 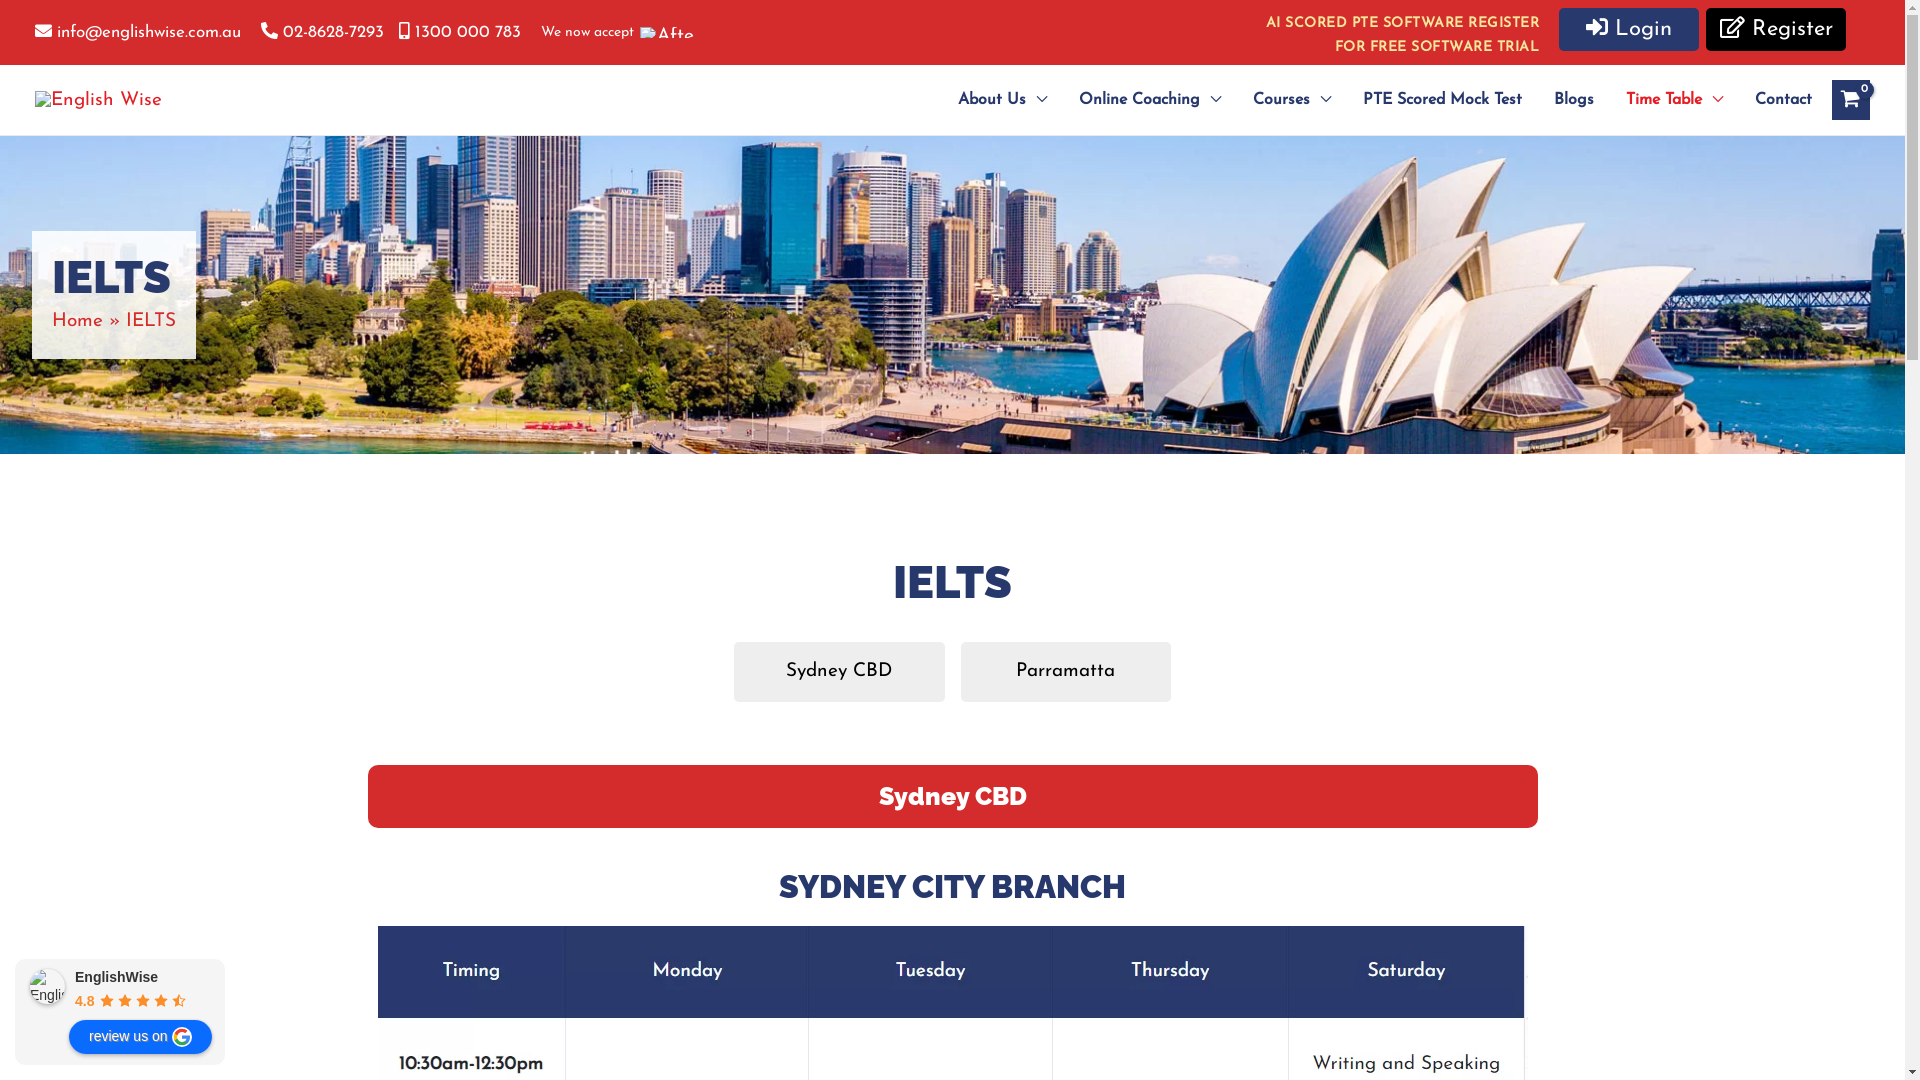 What do you see at coordinates (459, 32) in the screenshot?
I see `'1300 000 783'` at bounding box center [459, 32].